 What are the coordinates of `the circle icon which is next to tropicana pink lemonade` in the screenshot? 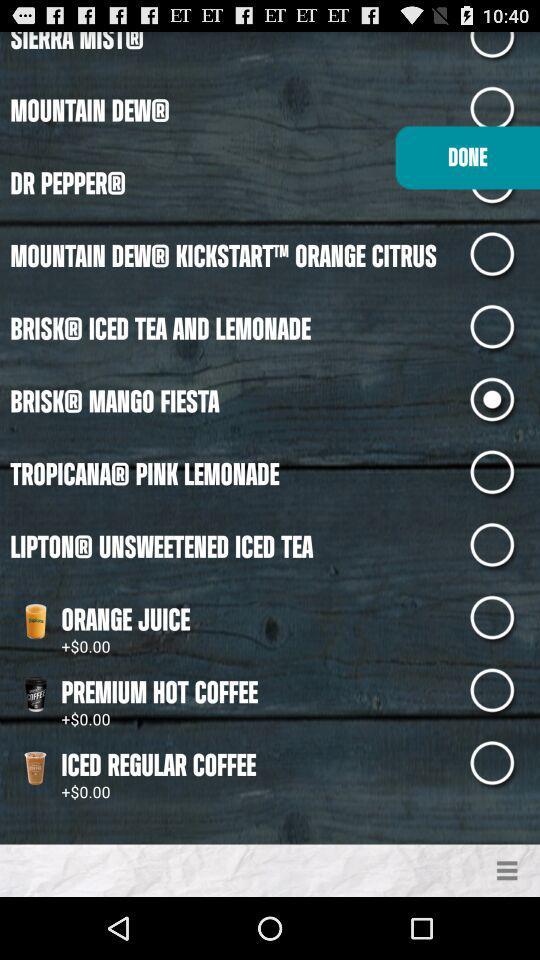 It's located at (504, 475).